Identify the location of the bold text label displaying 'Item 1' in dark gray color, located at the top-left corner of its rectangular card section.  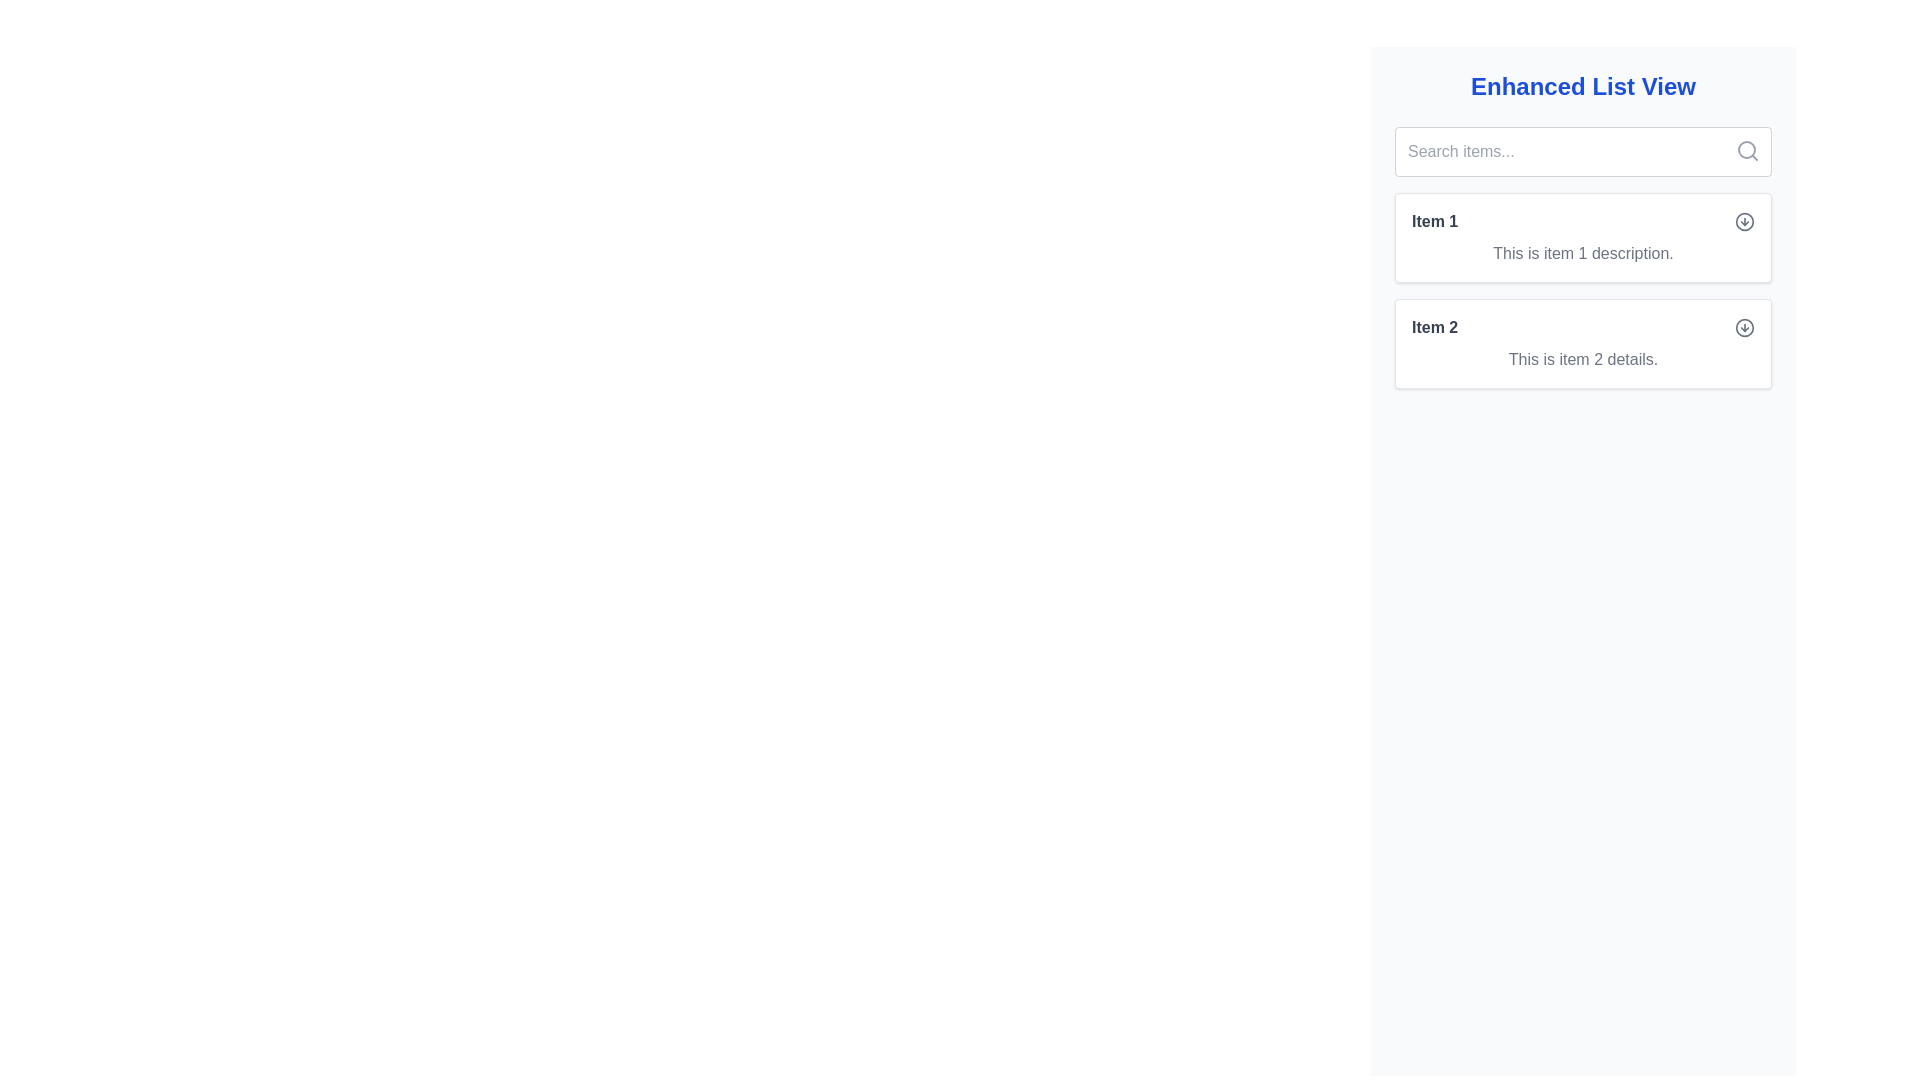
(1434, 222).